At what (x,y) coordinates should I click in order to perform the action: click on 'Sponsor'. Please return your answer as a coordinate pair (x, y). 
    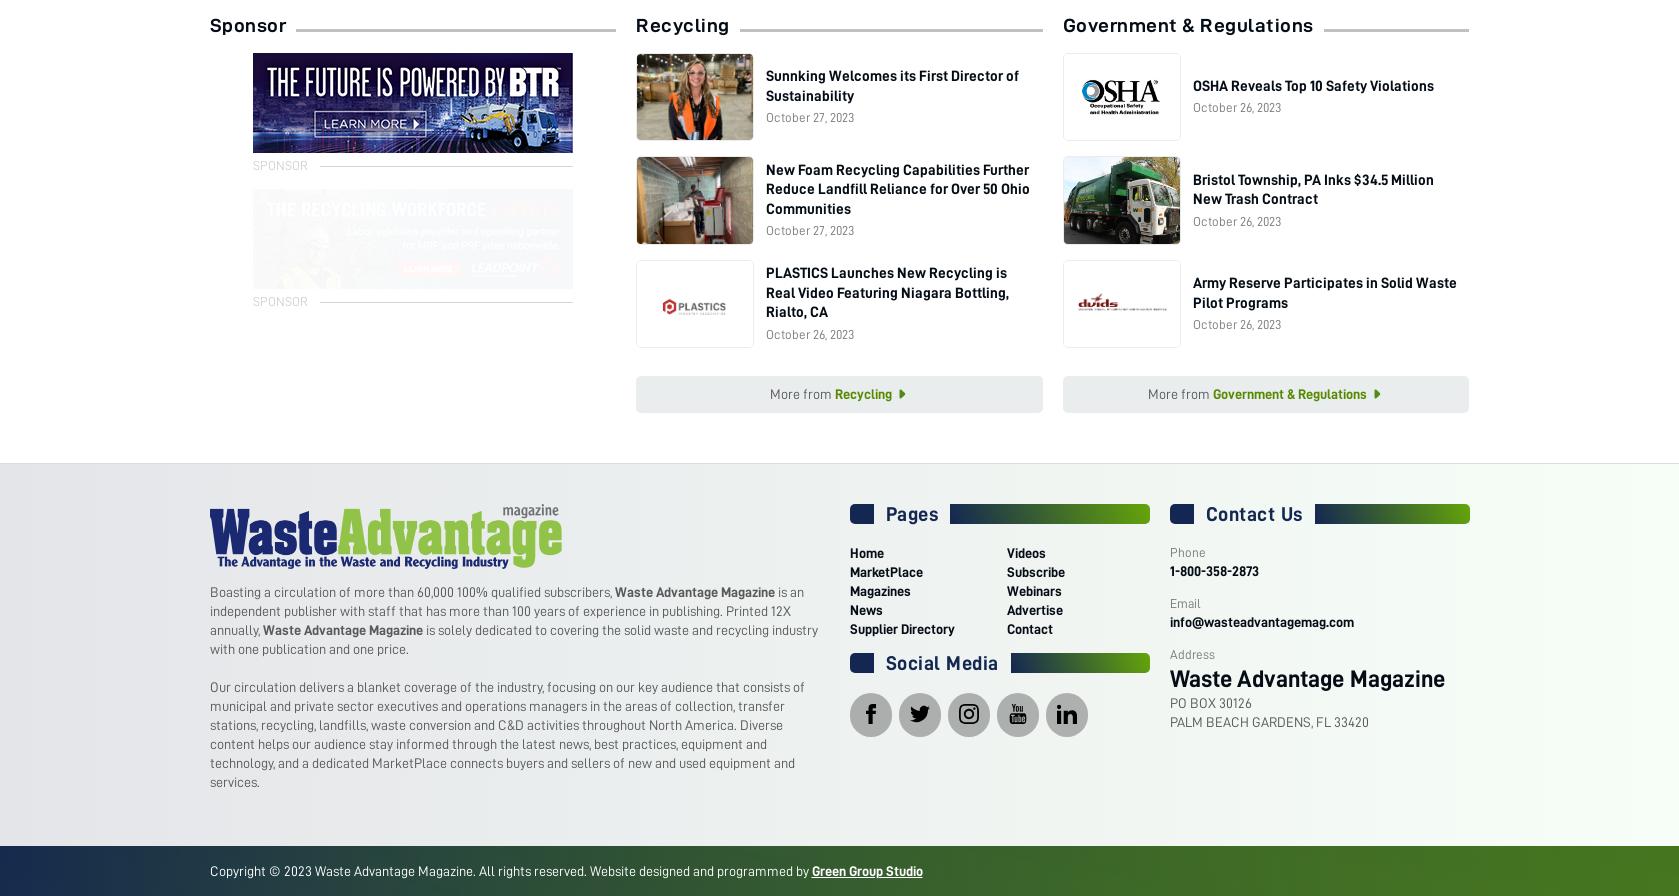
    Looking at the image, I should click on (209, 24).